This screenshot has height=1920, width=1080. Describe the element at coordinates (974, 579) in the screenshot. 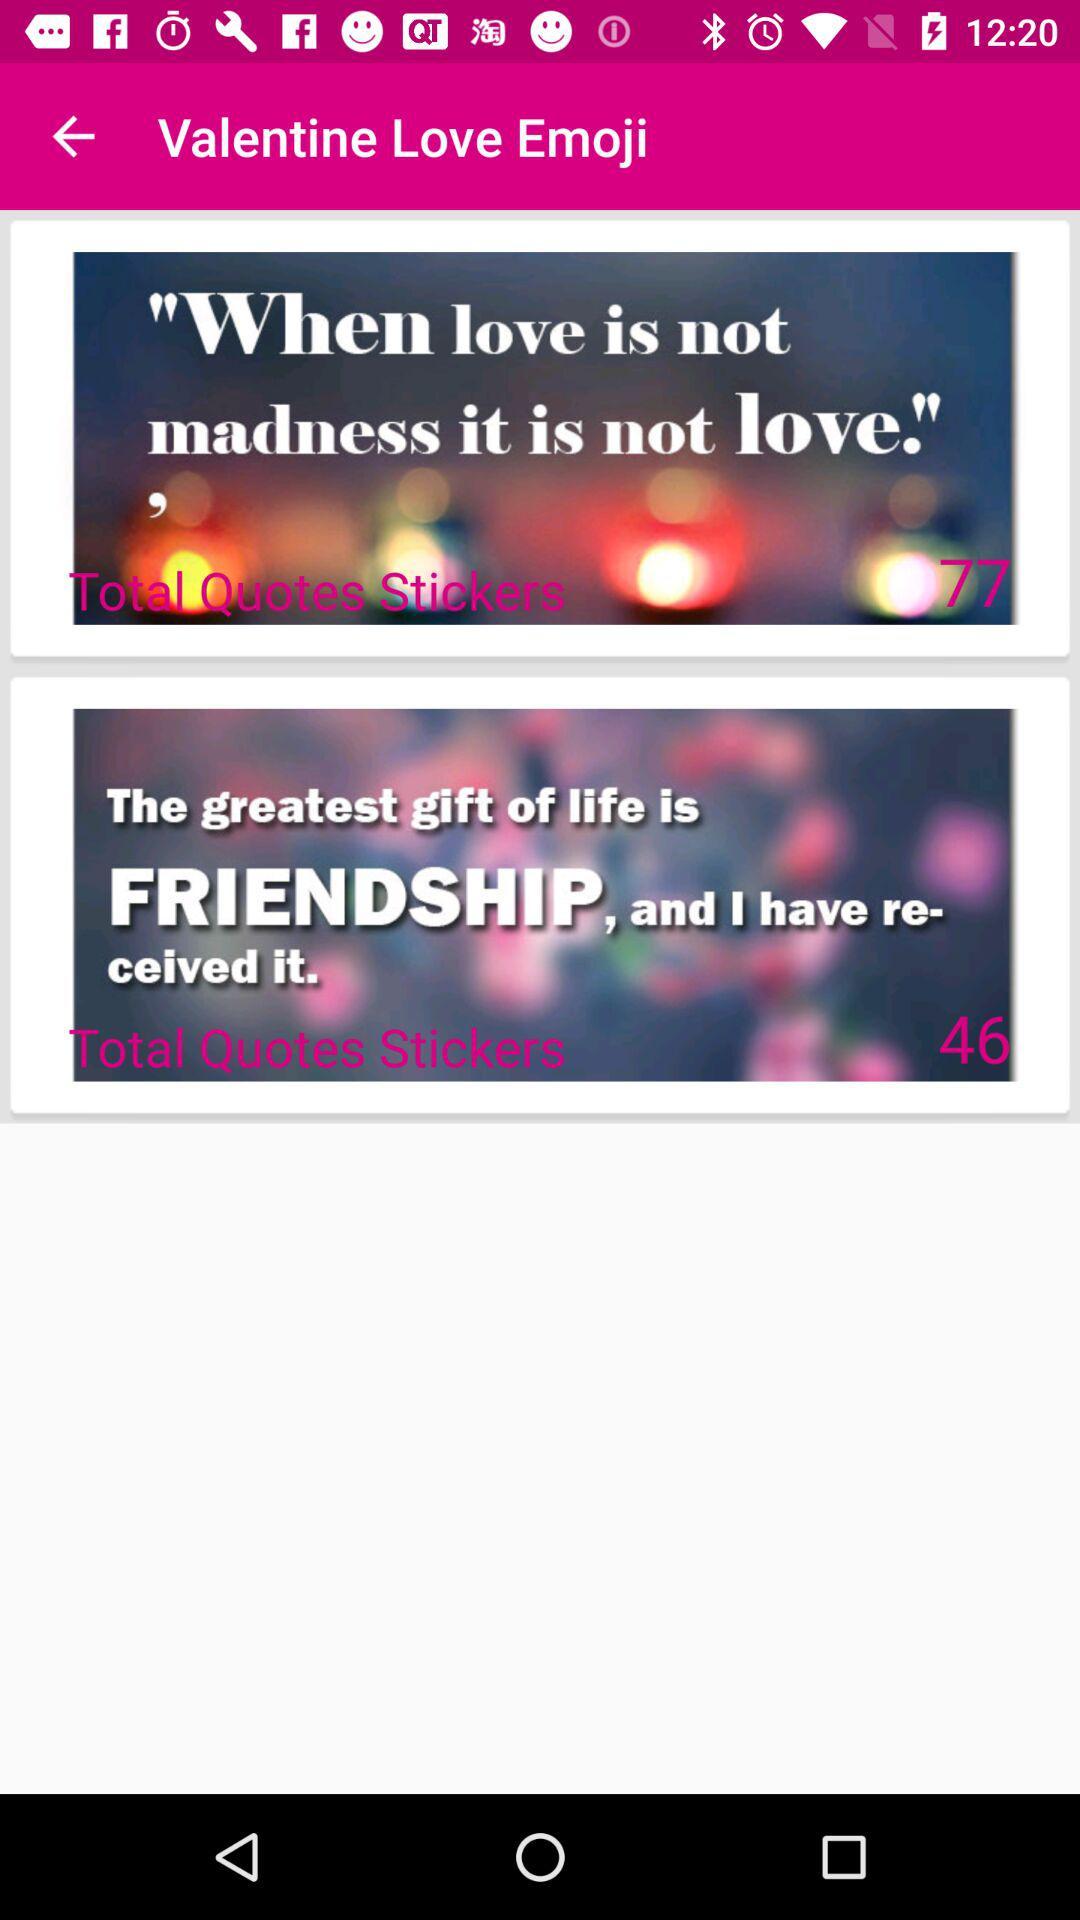

I see `the 77 icon` at that location.